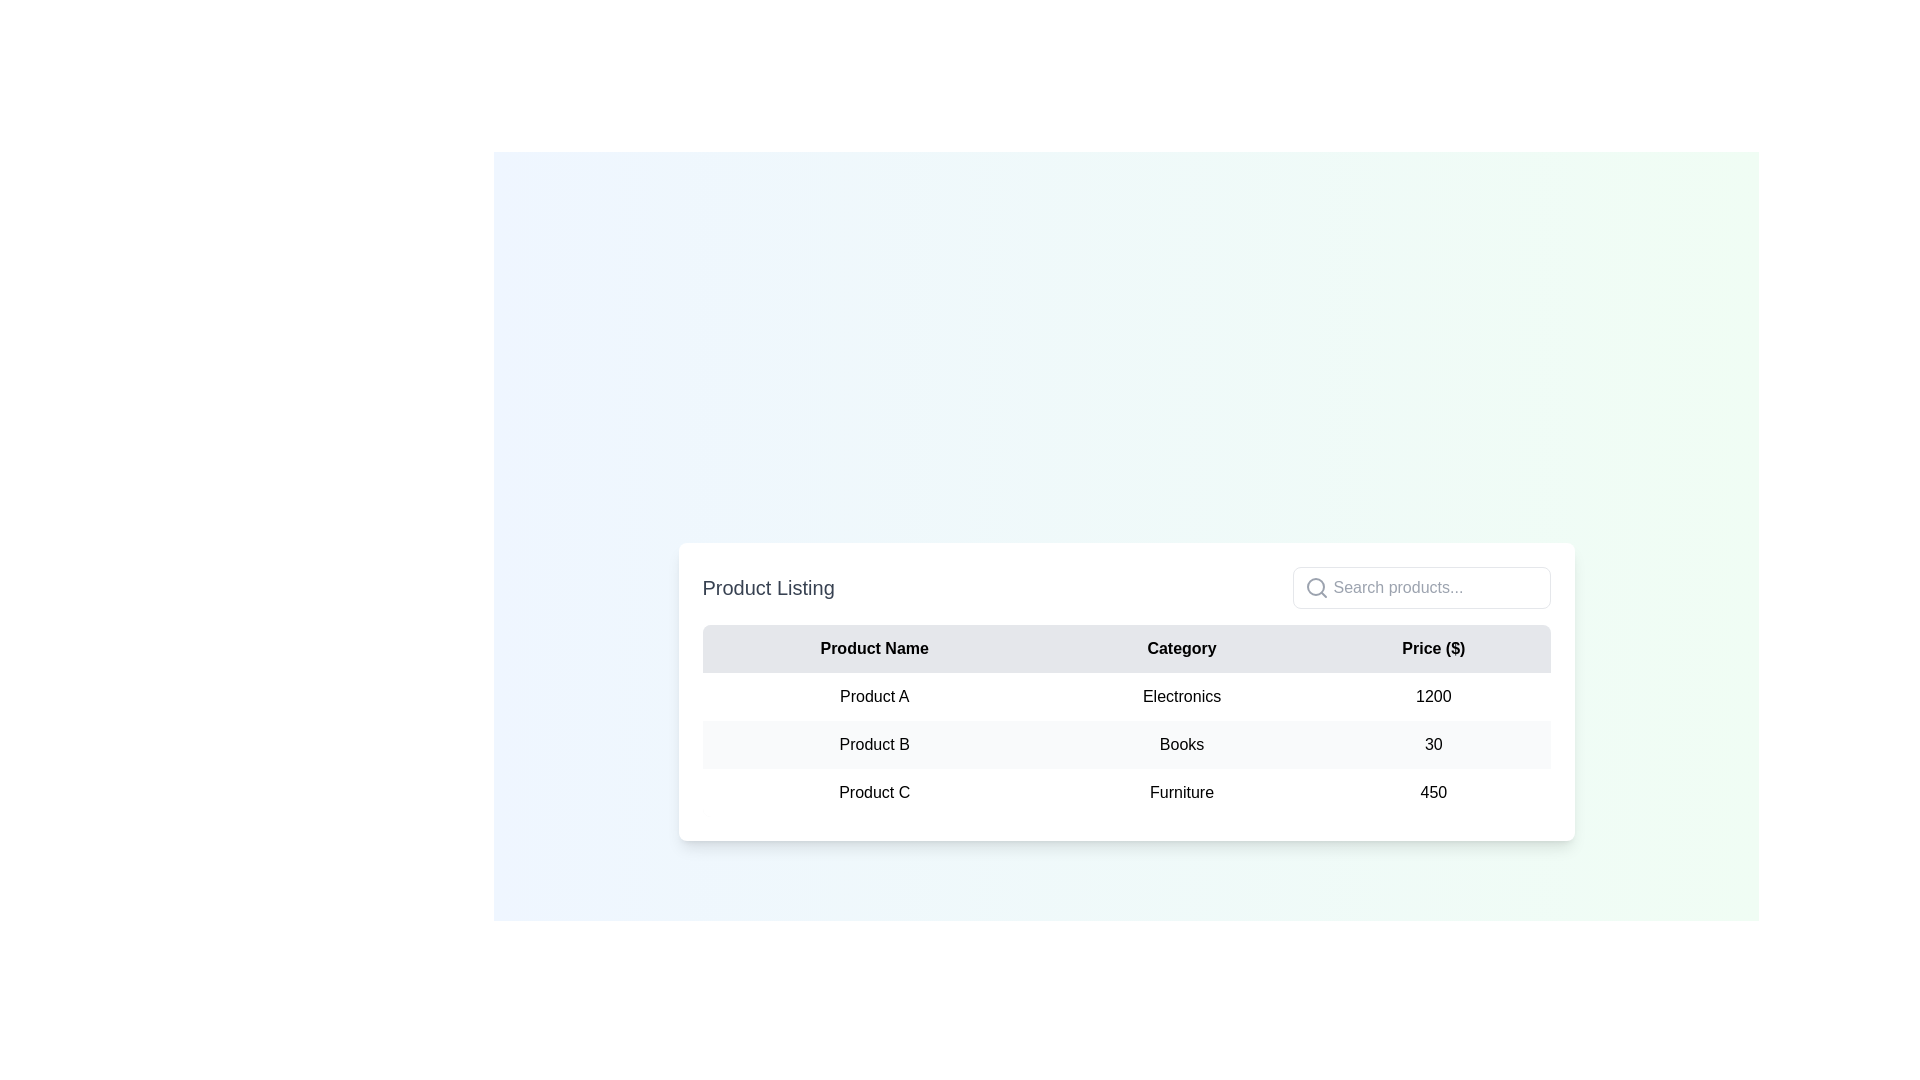 This screenshot has width=1920, height=1080. I want to click on the static text displaying the numeric value '1200' in the 'Price ($)' column of the second row corresponding to 'Product A' in the Electronics category, so click(1432, 696).